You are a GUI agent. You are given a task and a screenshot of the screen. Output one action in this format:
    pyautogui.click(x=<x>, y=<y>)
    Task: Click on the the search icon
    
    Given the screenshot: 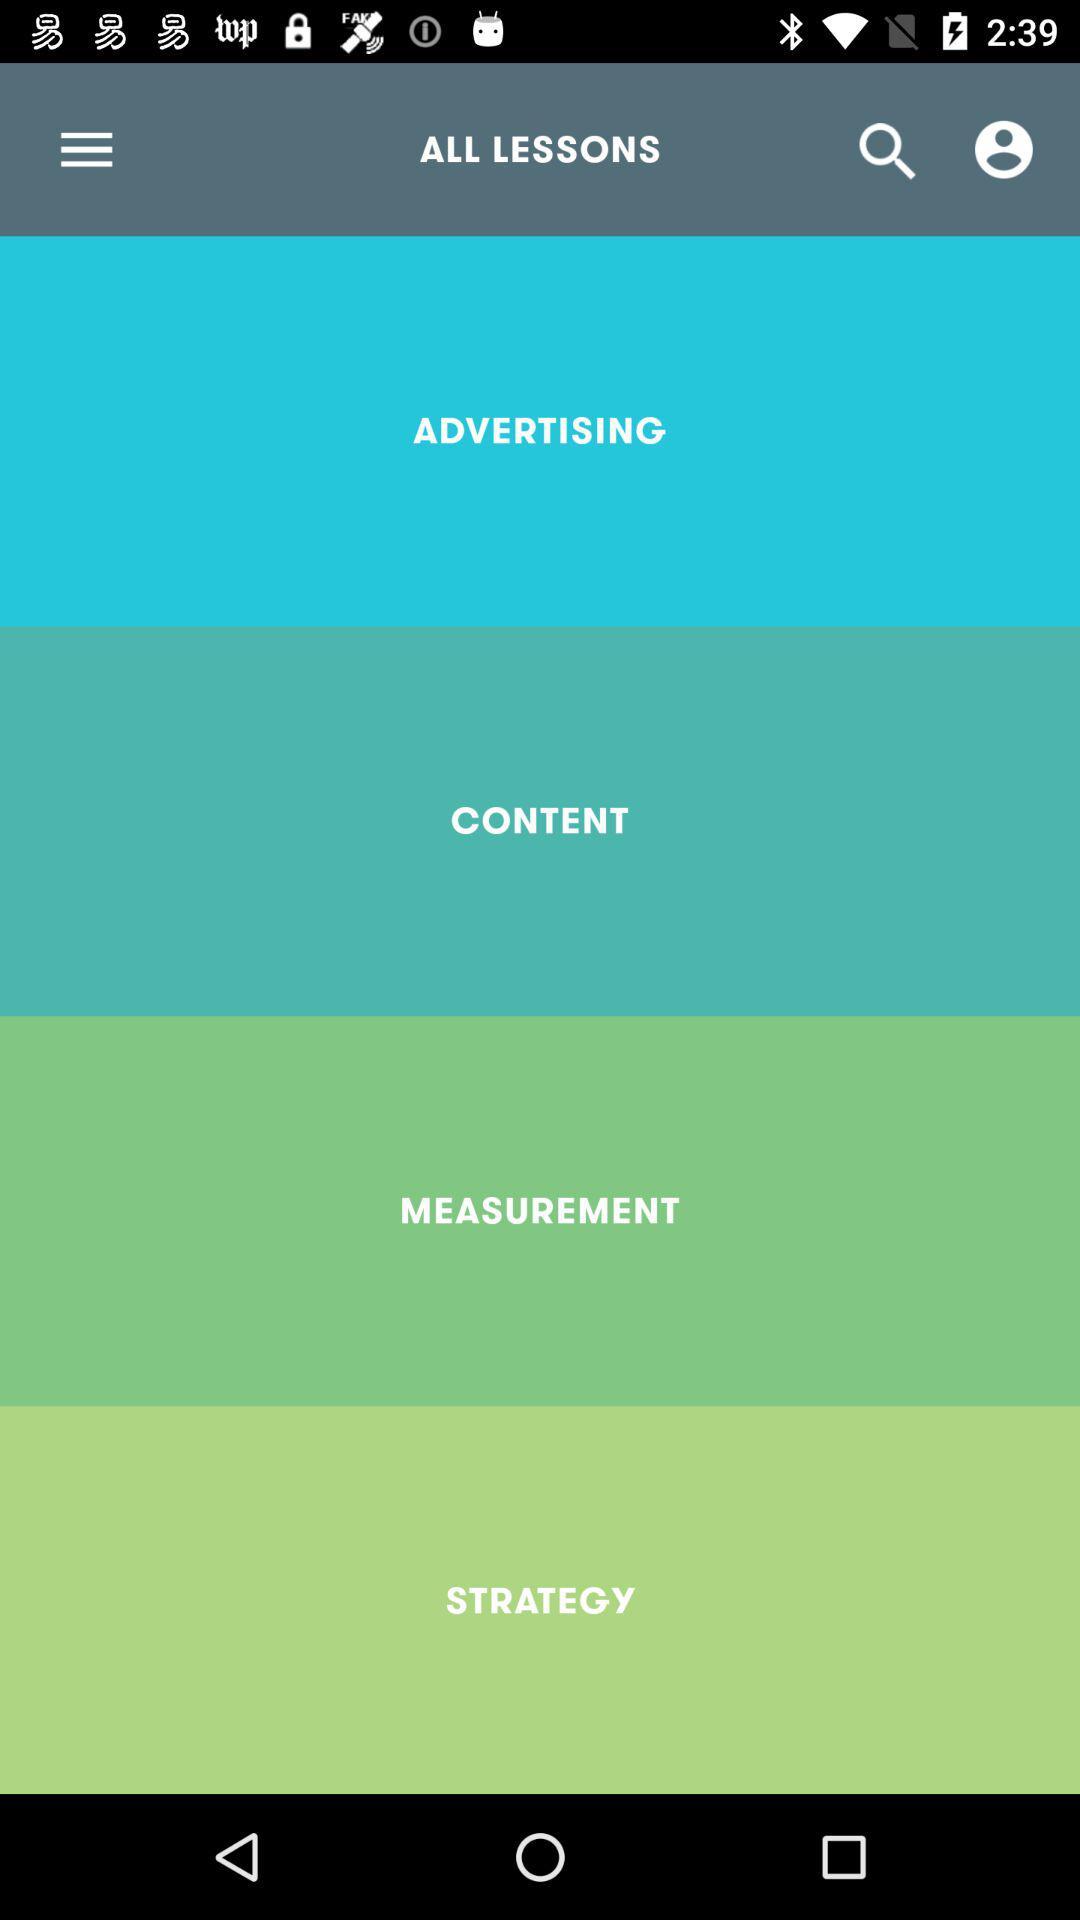 What is the action you would take?
    pyautogui.click(x=887, y=148)
    